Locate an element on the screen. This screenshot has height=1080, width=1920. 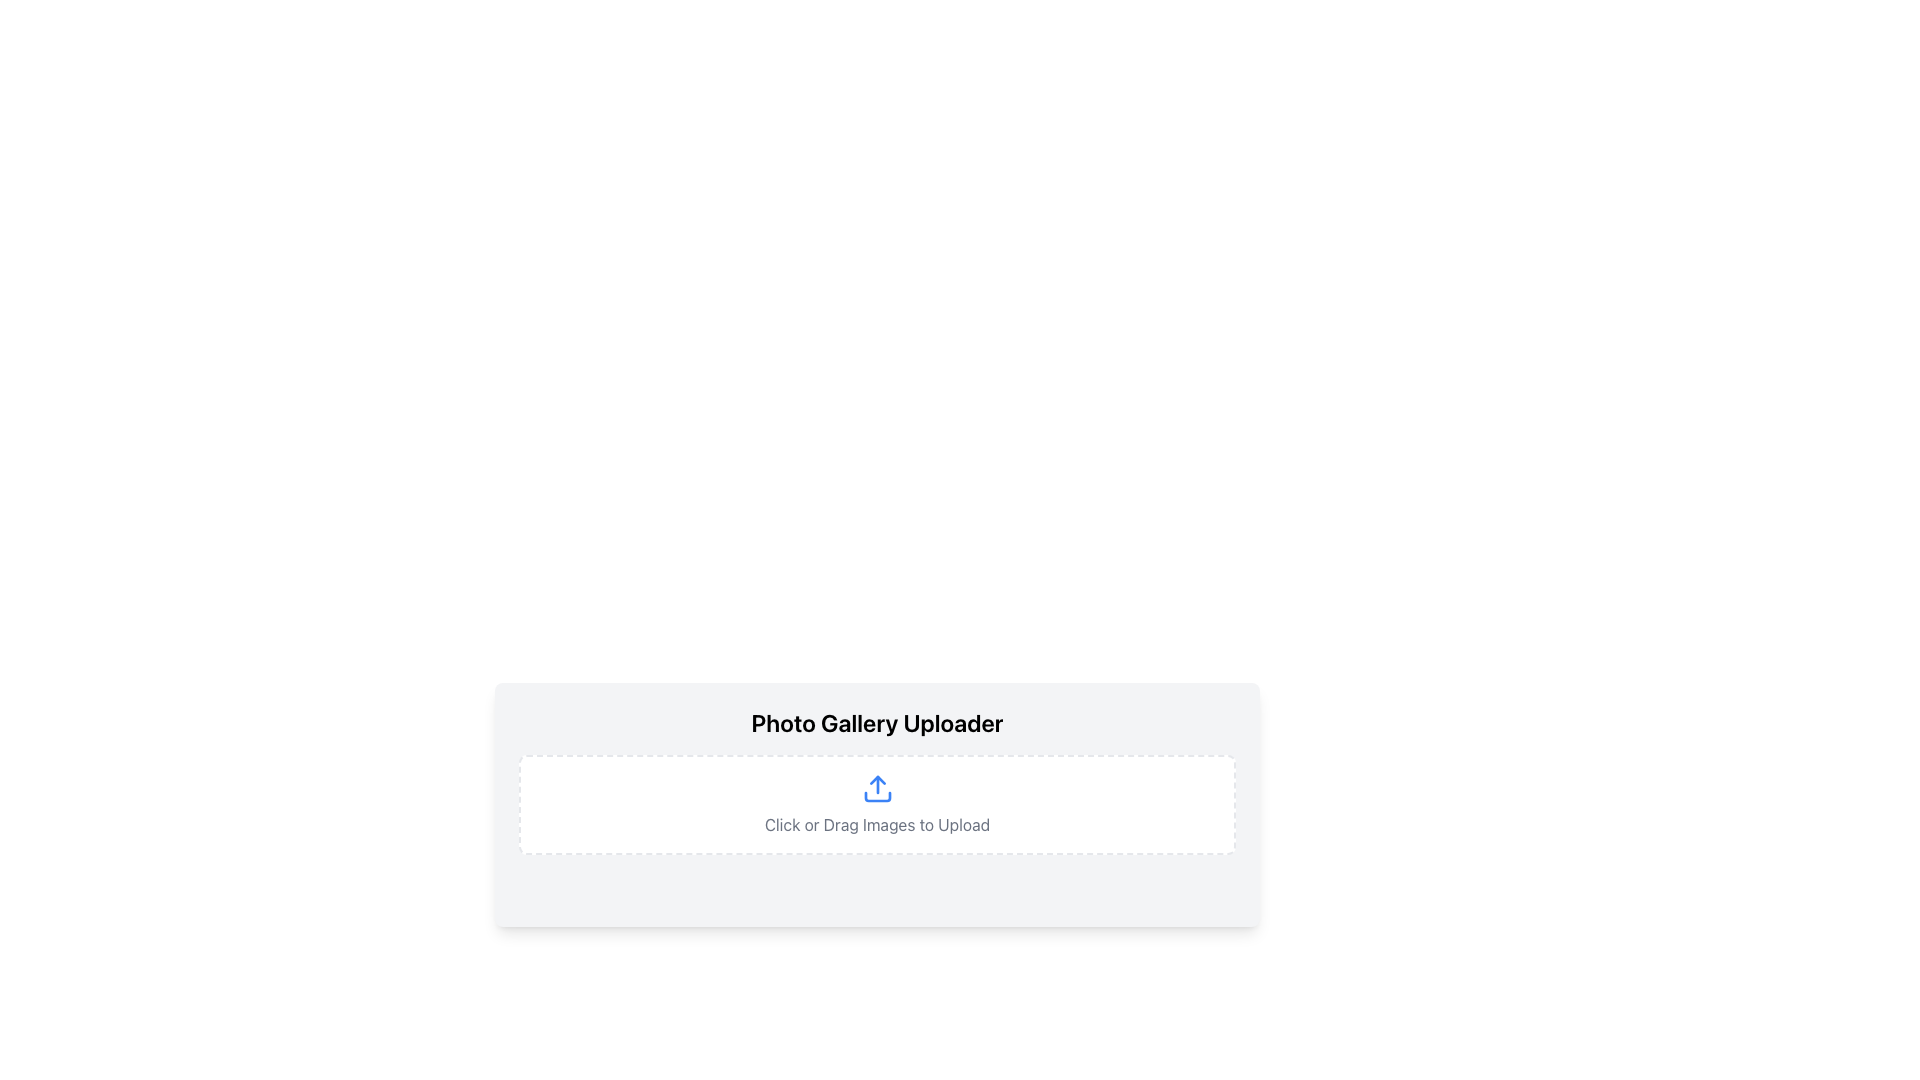
the blue upload icon in the uploader interface is located at coordinates (877, 788).